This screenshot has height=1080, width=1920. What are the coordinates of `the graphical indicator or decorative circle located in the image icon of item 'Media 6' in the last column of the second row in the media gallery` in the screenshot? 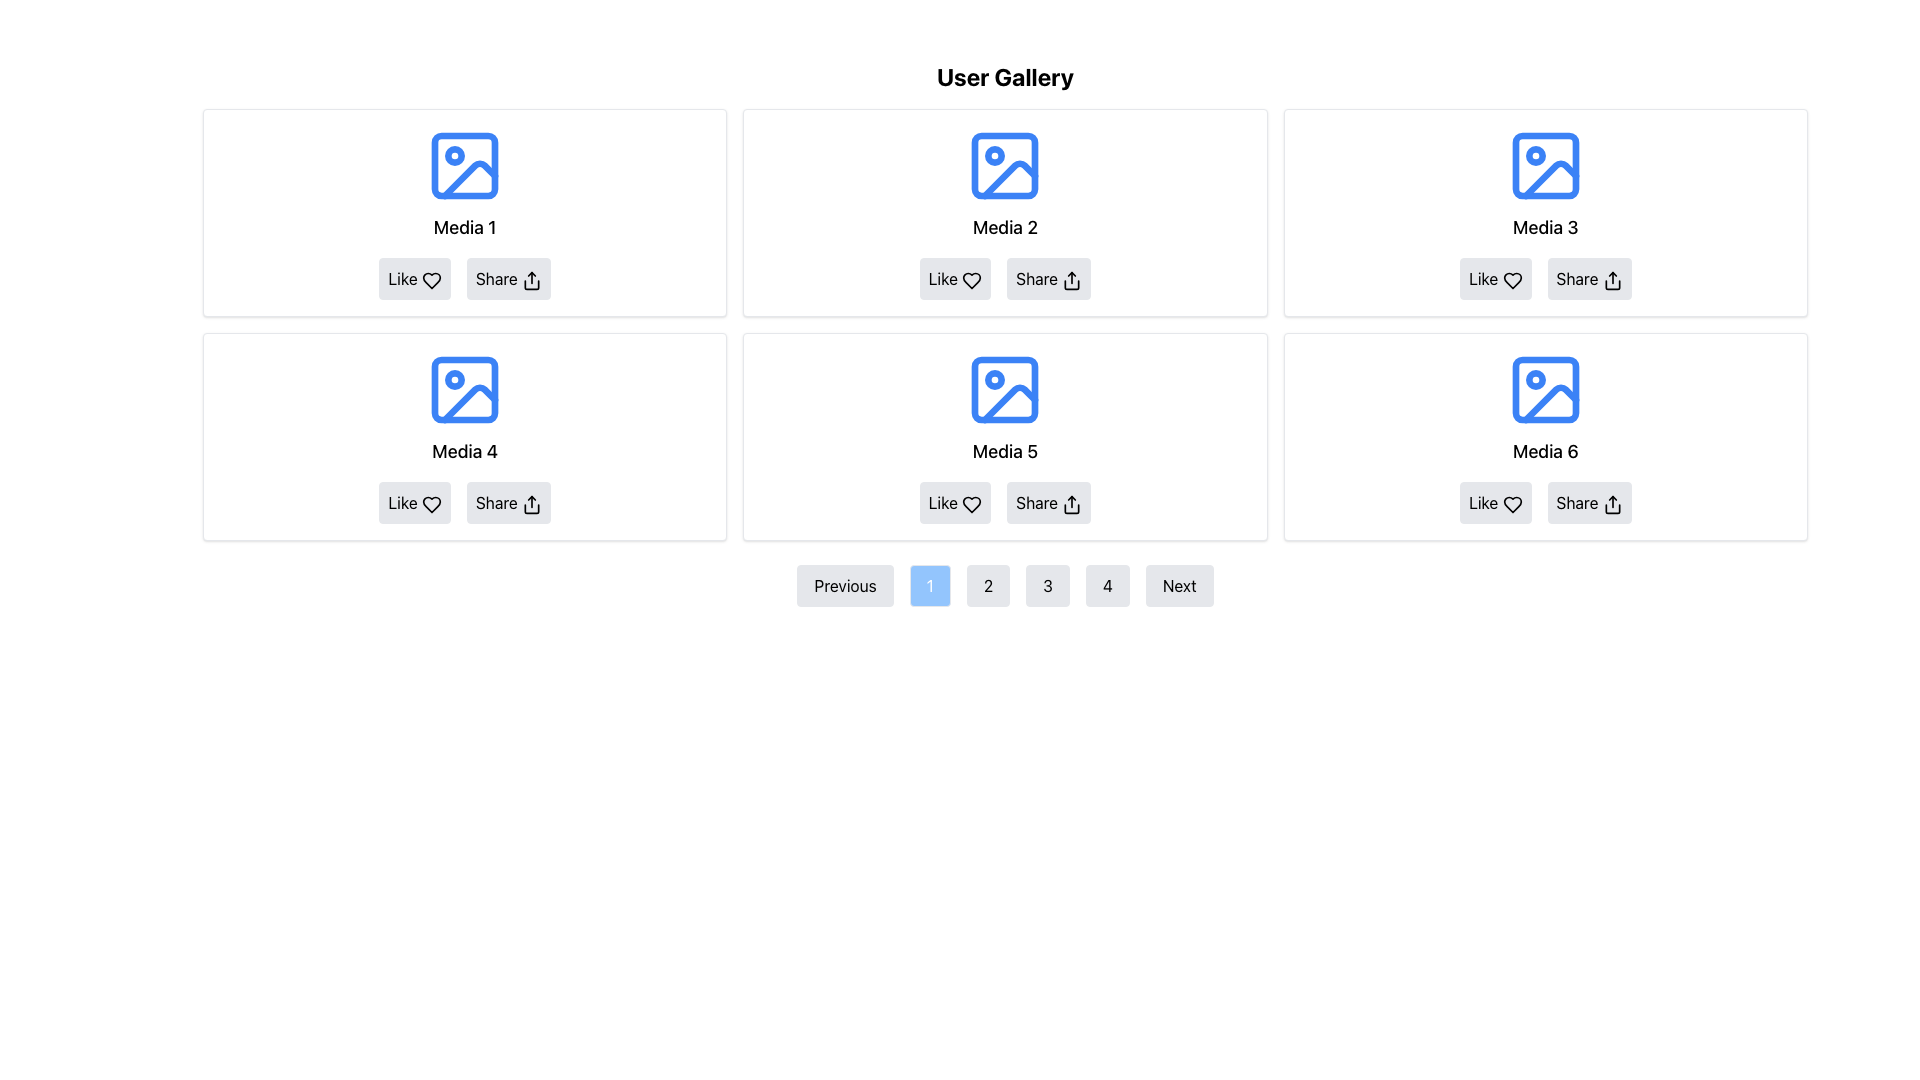 It's located at (1534, 380).